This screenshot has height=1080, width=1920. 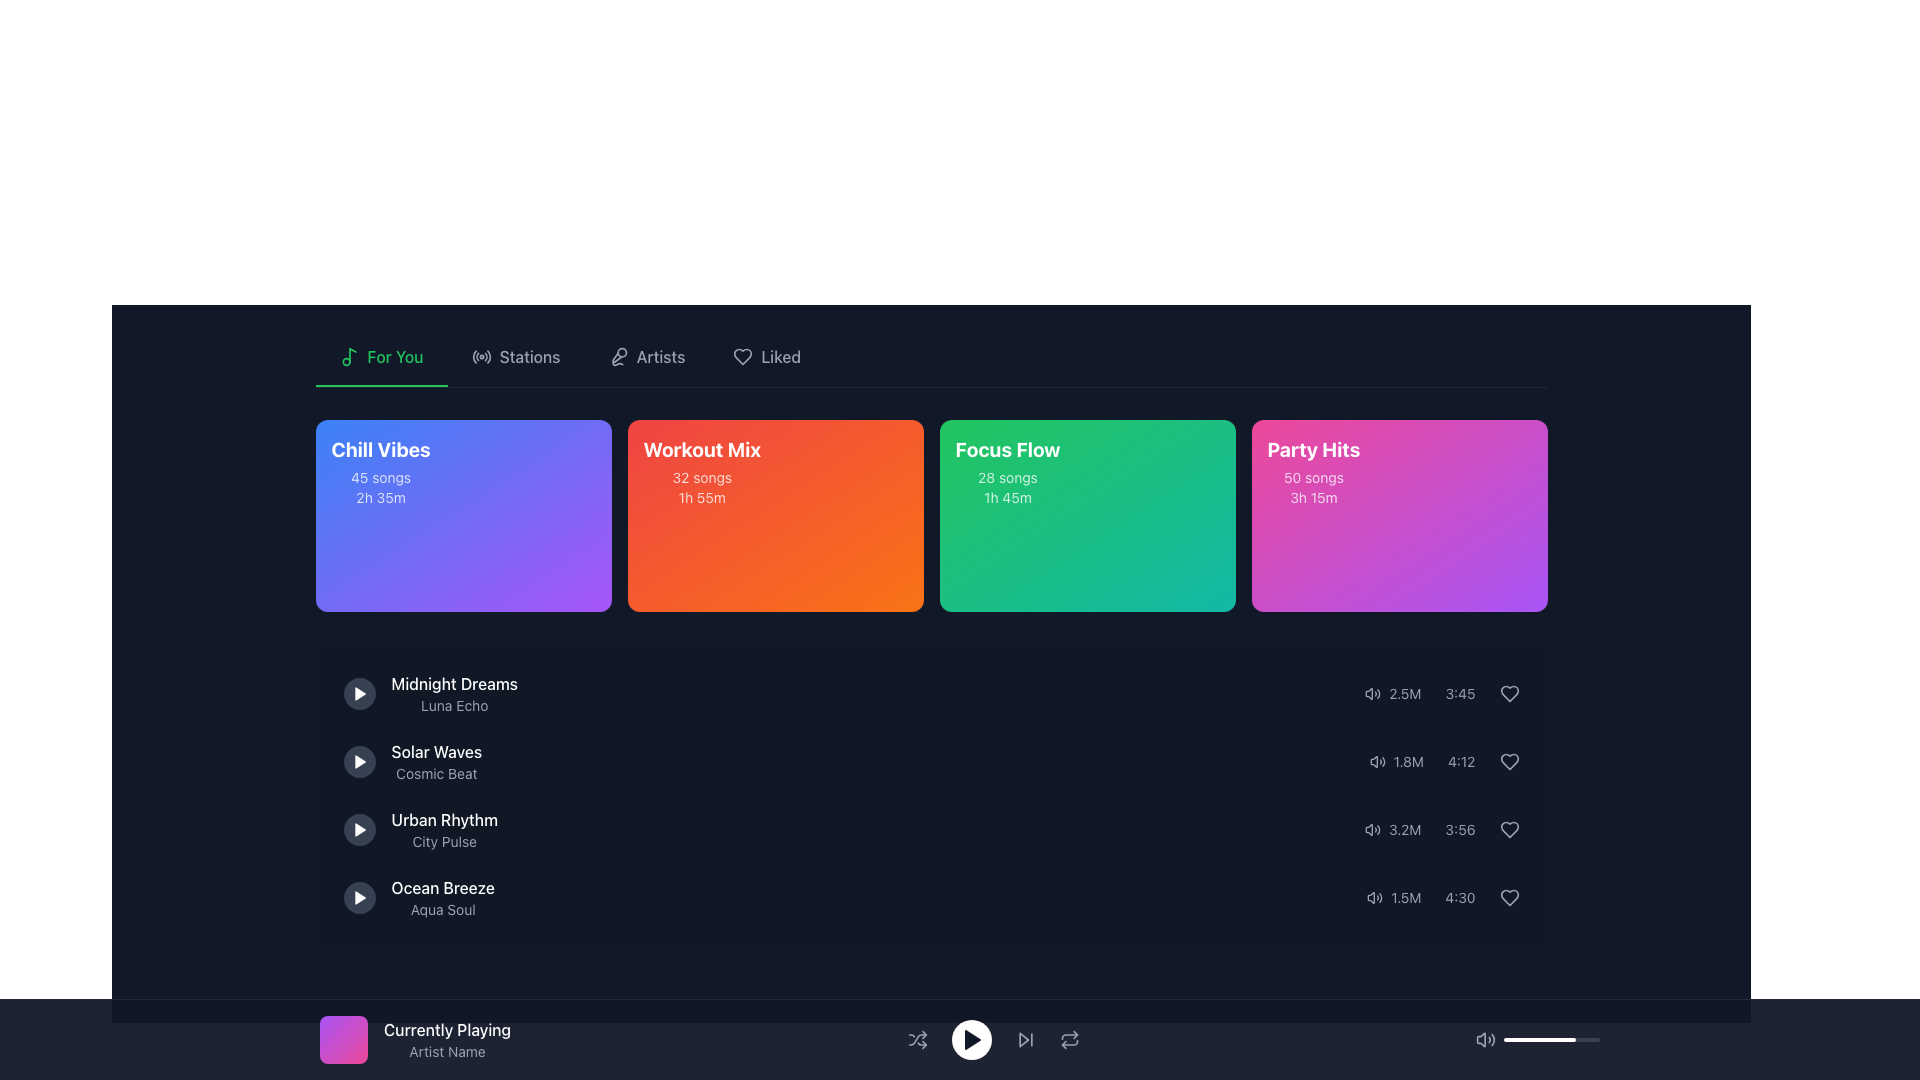 I want to click on the text label displaying 'Cosmic Beat', which is styled in small, light-gray font and positioned below 'Solar Waves', so click(x=435, y=773).